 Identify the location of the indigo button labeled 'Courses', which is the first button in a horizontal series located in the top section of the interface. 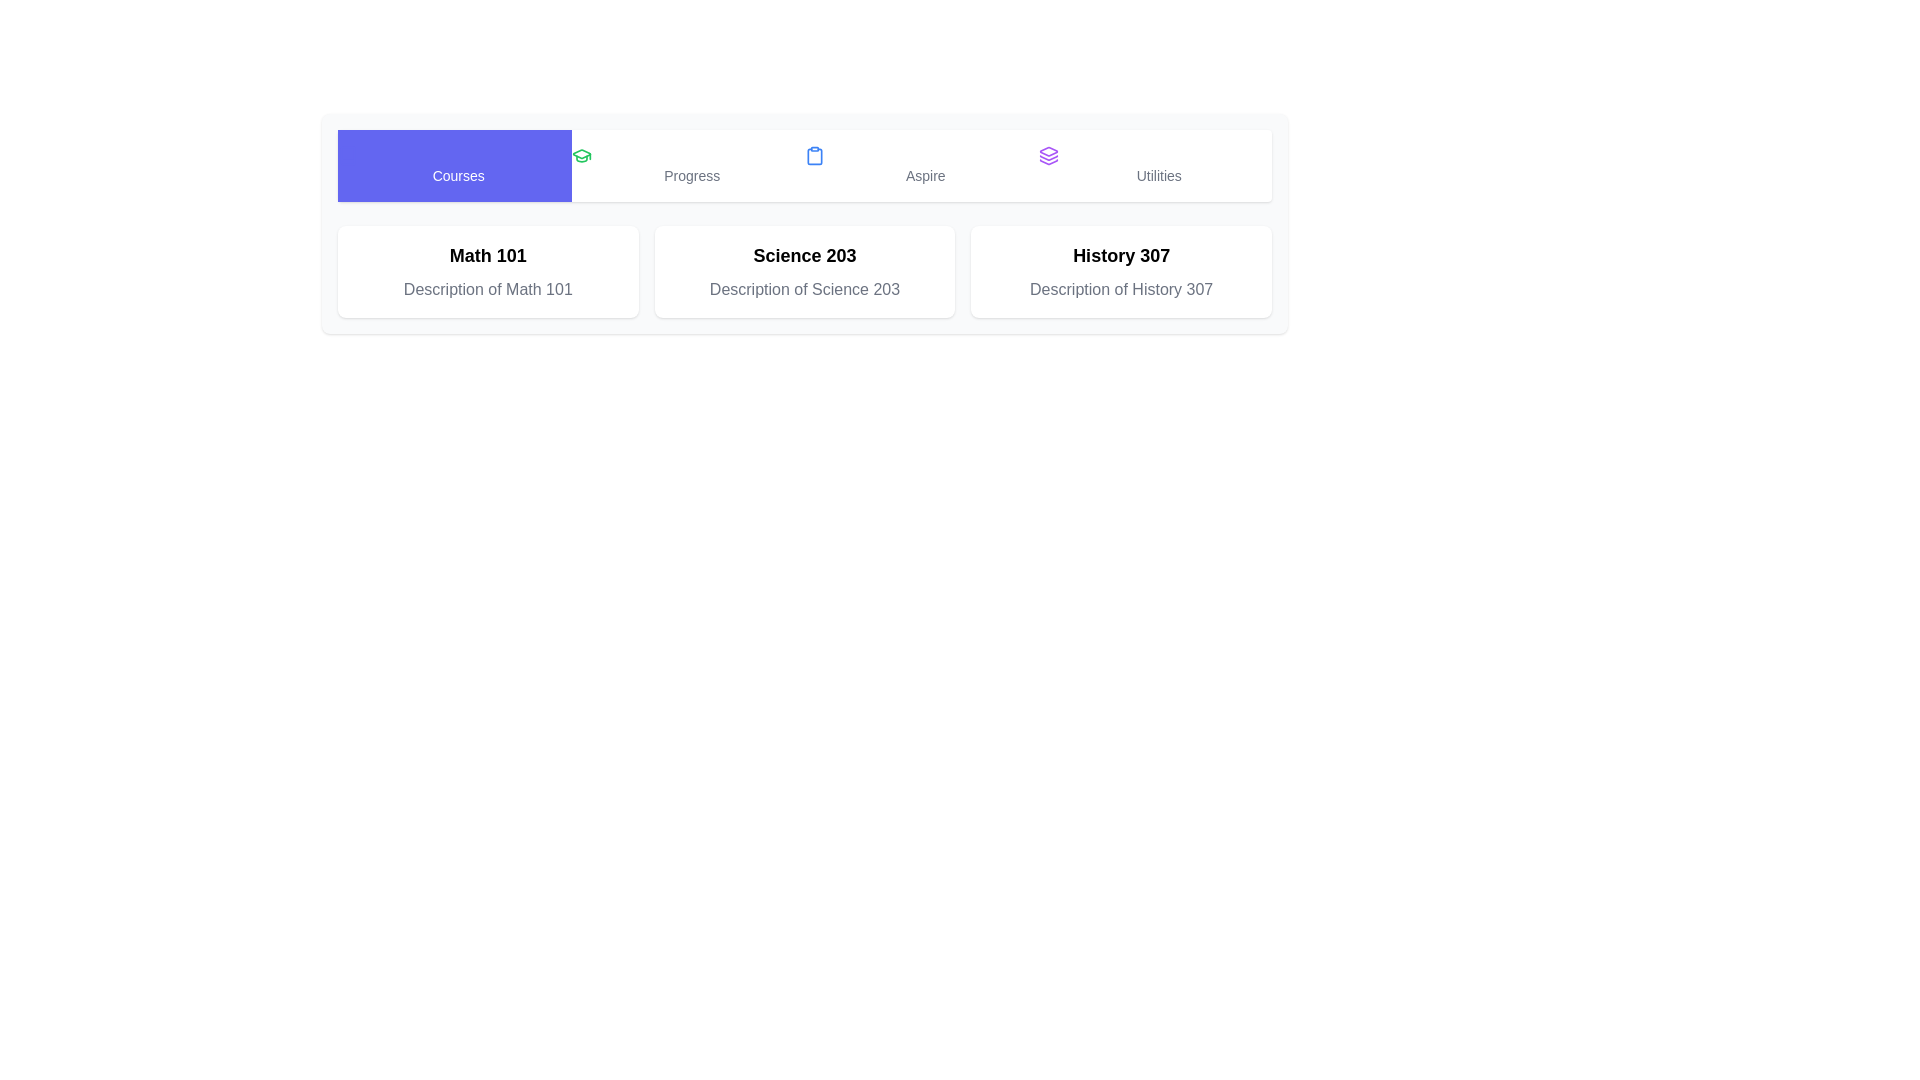
(453, 164).